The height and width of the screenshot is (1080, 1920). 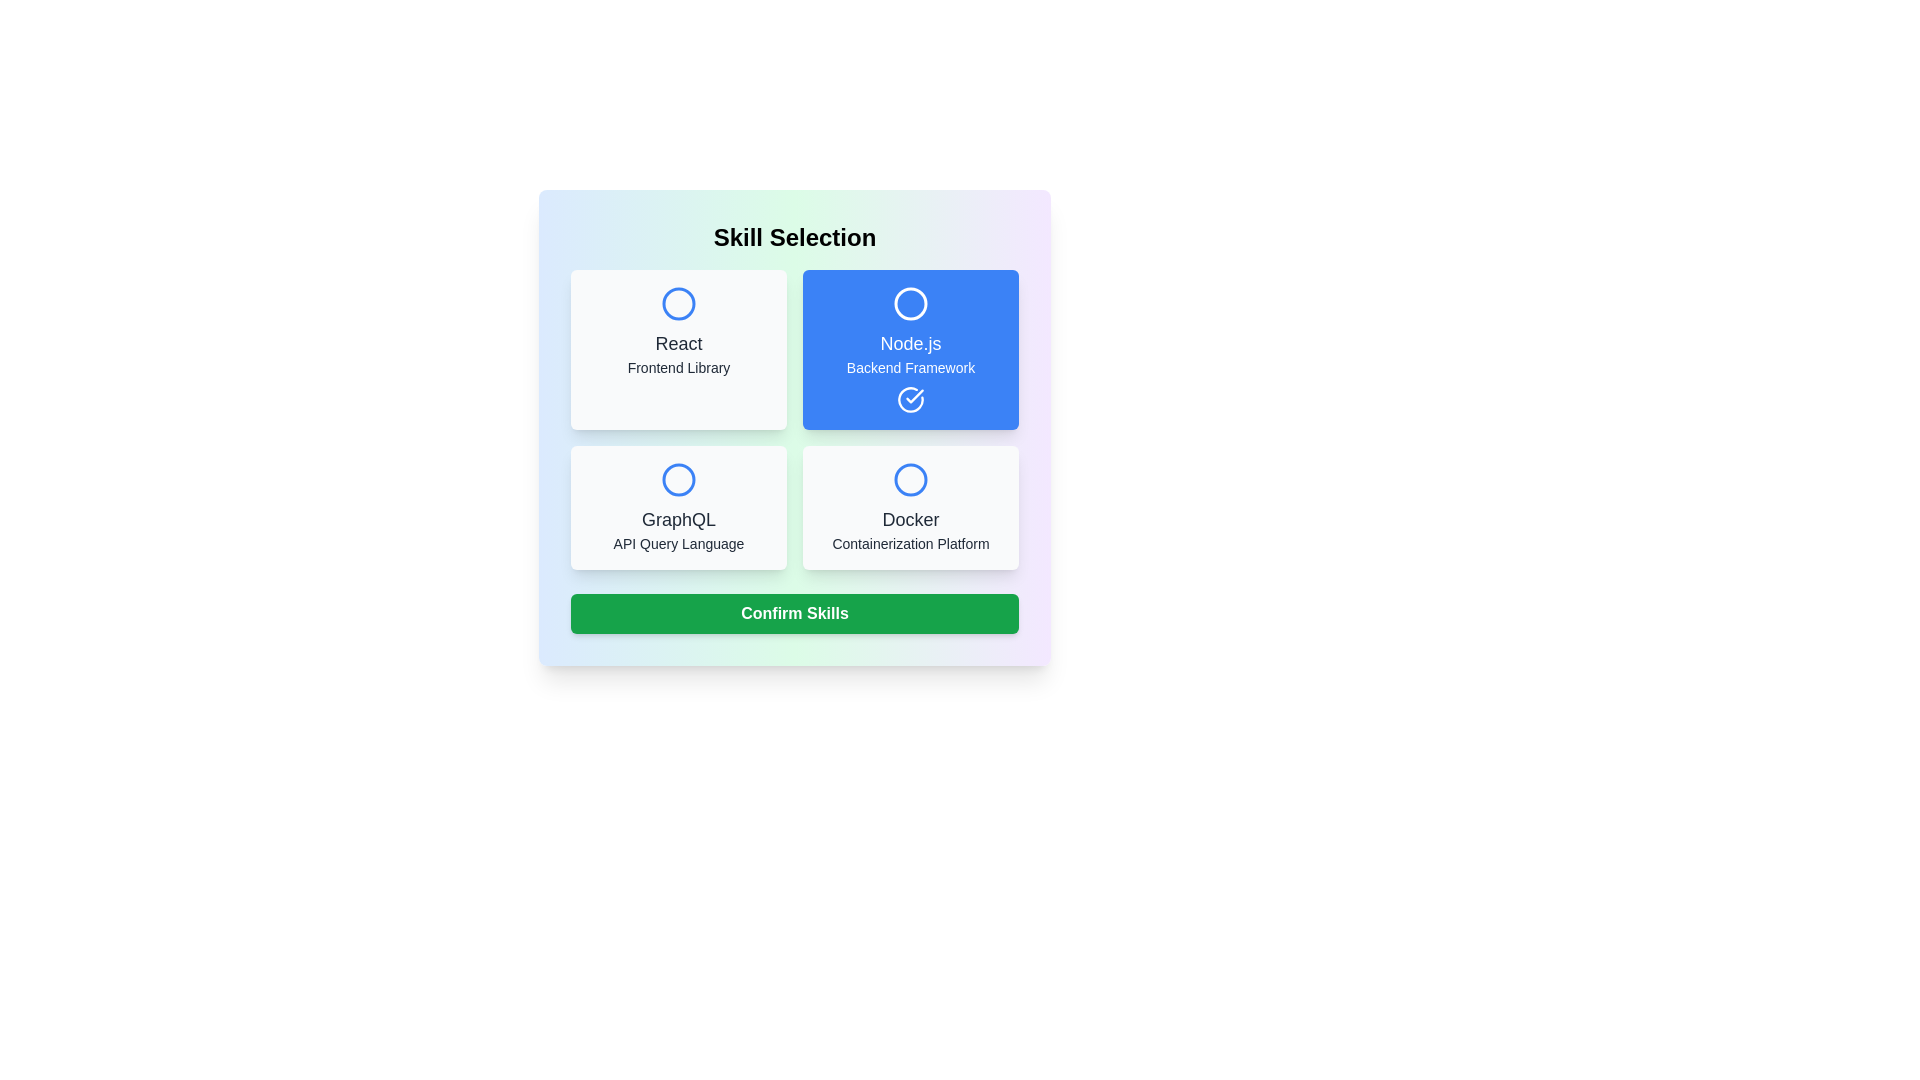 What do you see at coordinates (678, 349) in the screenshot?
I see `the skill chip labeled 'React'` at bounding box center [678, 349].